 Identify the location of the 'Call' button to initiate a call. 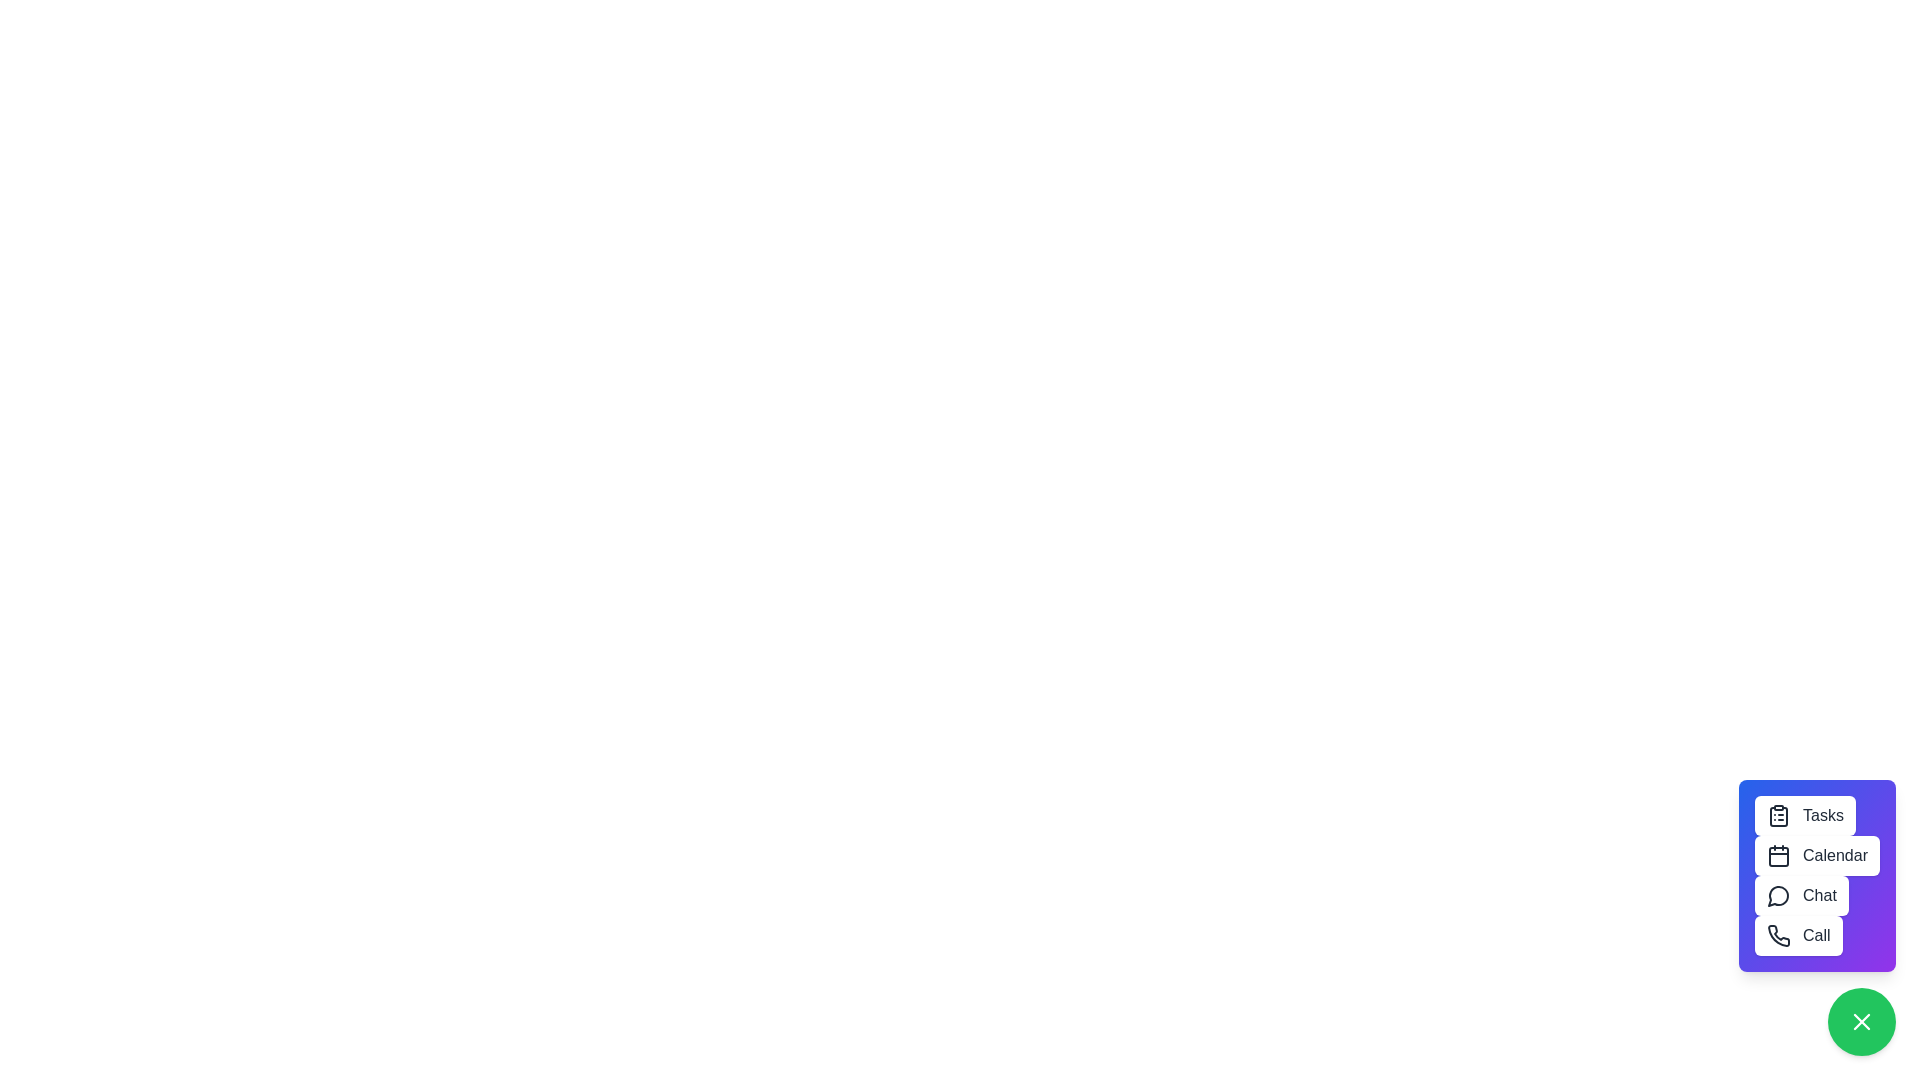
(1798, 936).